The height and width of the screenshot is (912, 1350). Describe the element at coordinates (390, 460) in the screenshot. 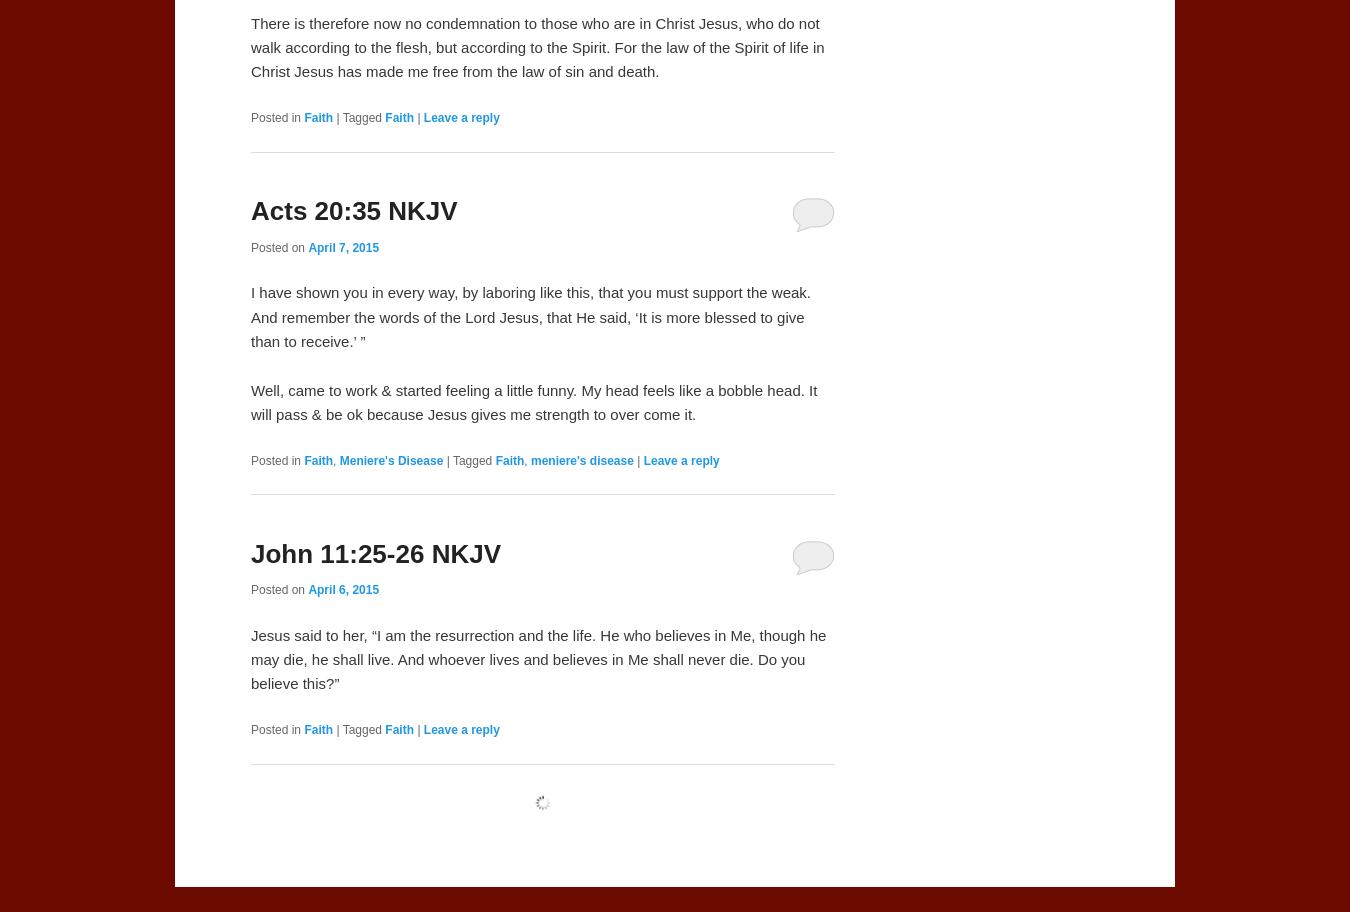

I see `'Meniere's Disease'` at that location.